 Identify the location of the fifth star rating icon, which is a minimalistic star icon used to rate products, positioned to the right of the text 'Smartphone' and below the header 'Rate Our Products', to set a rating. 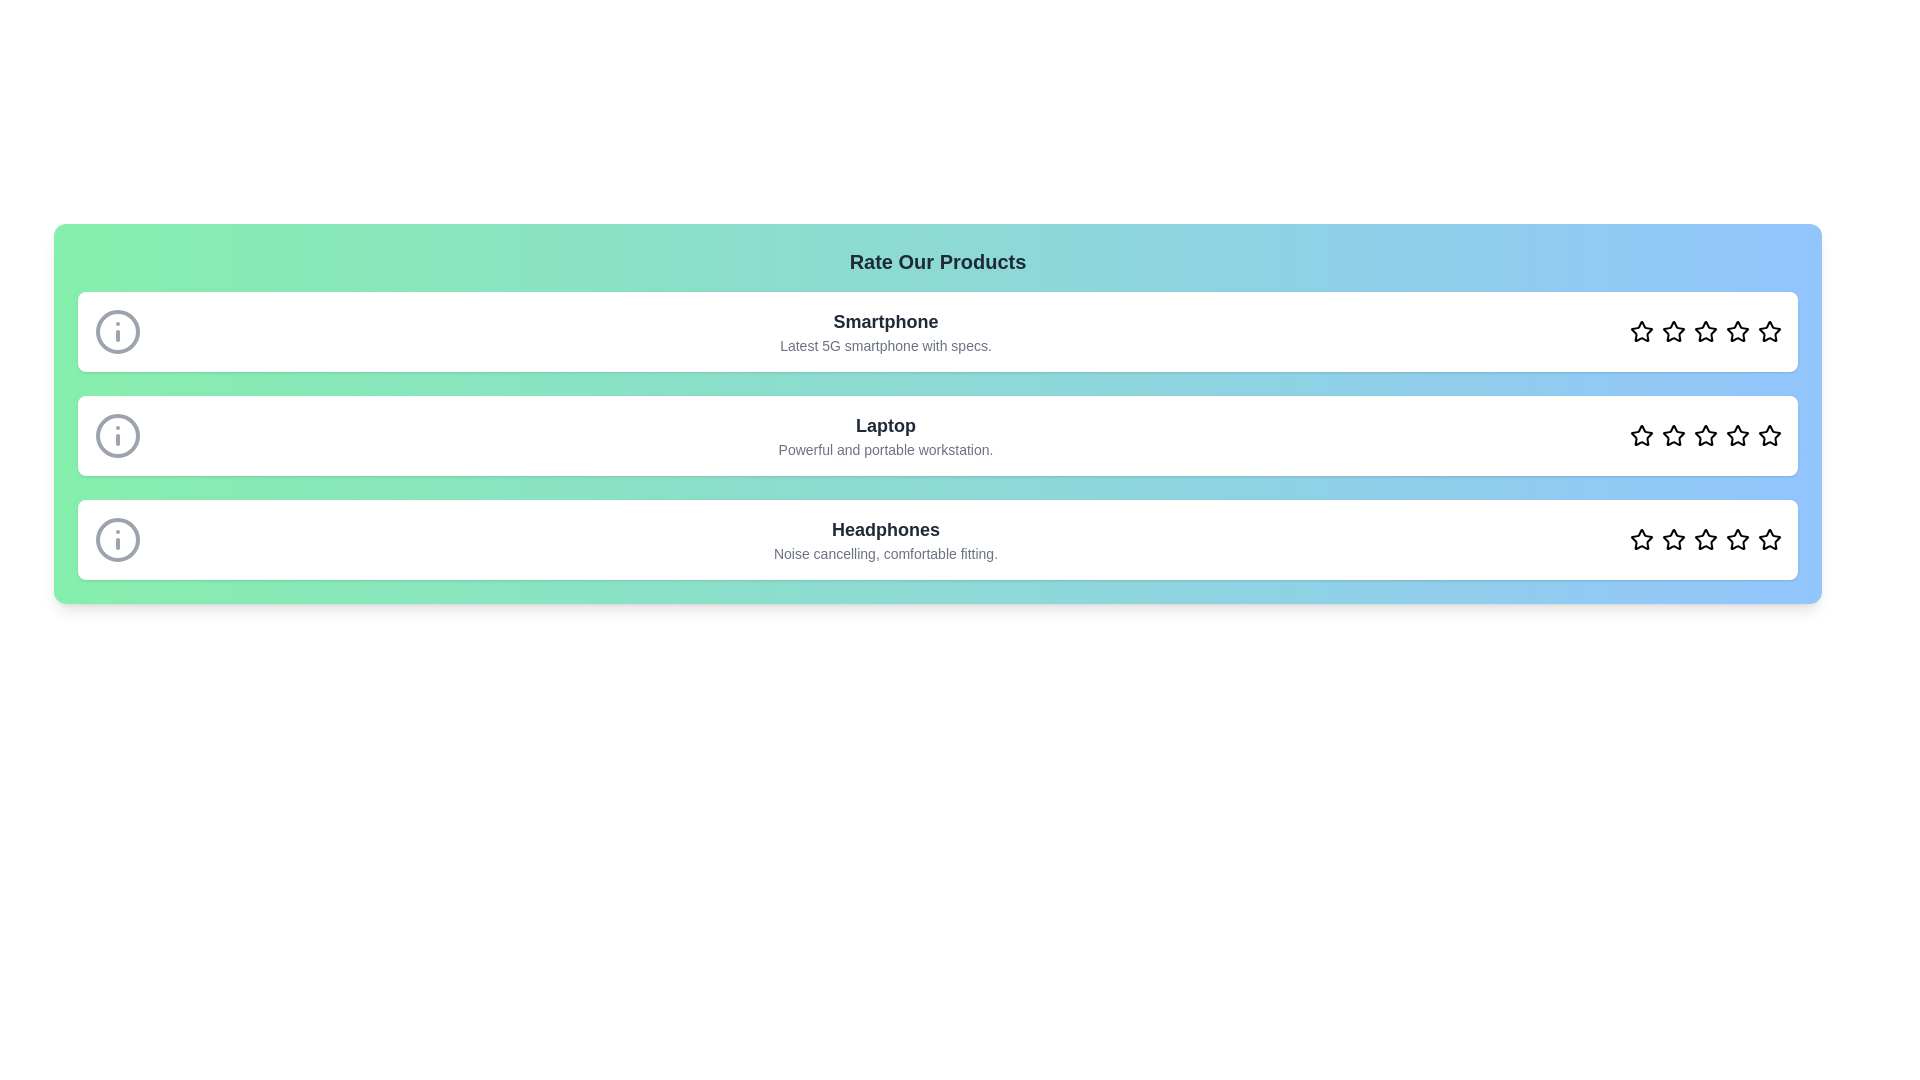
(1770, 330).